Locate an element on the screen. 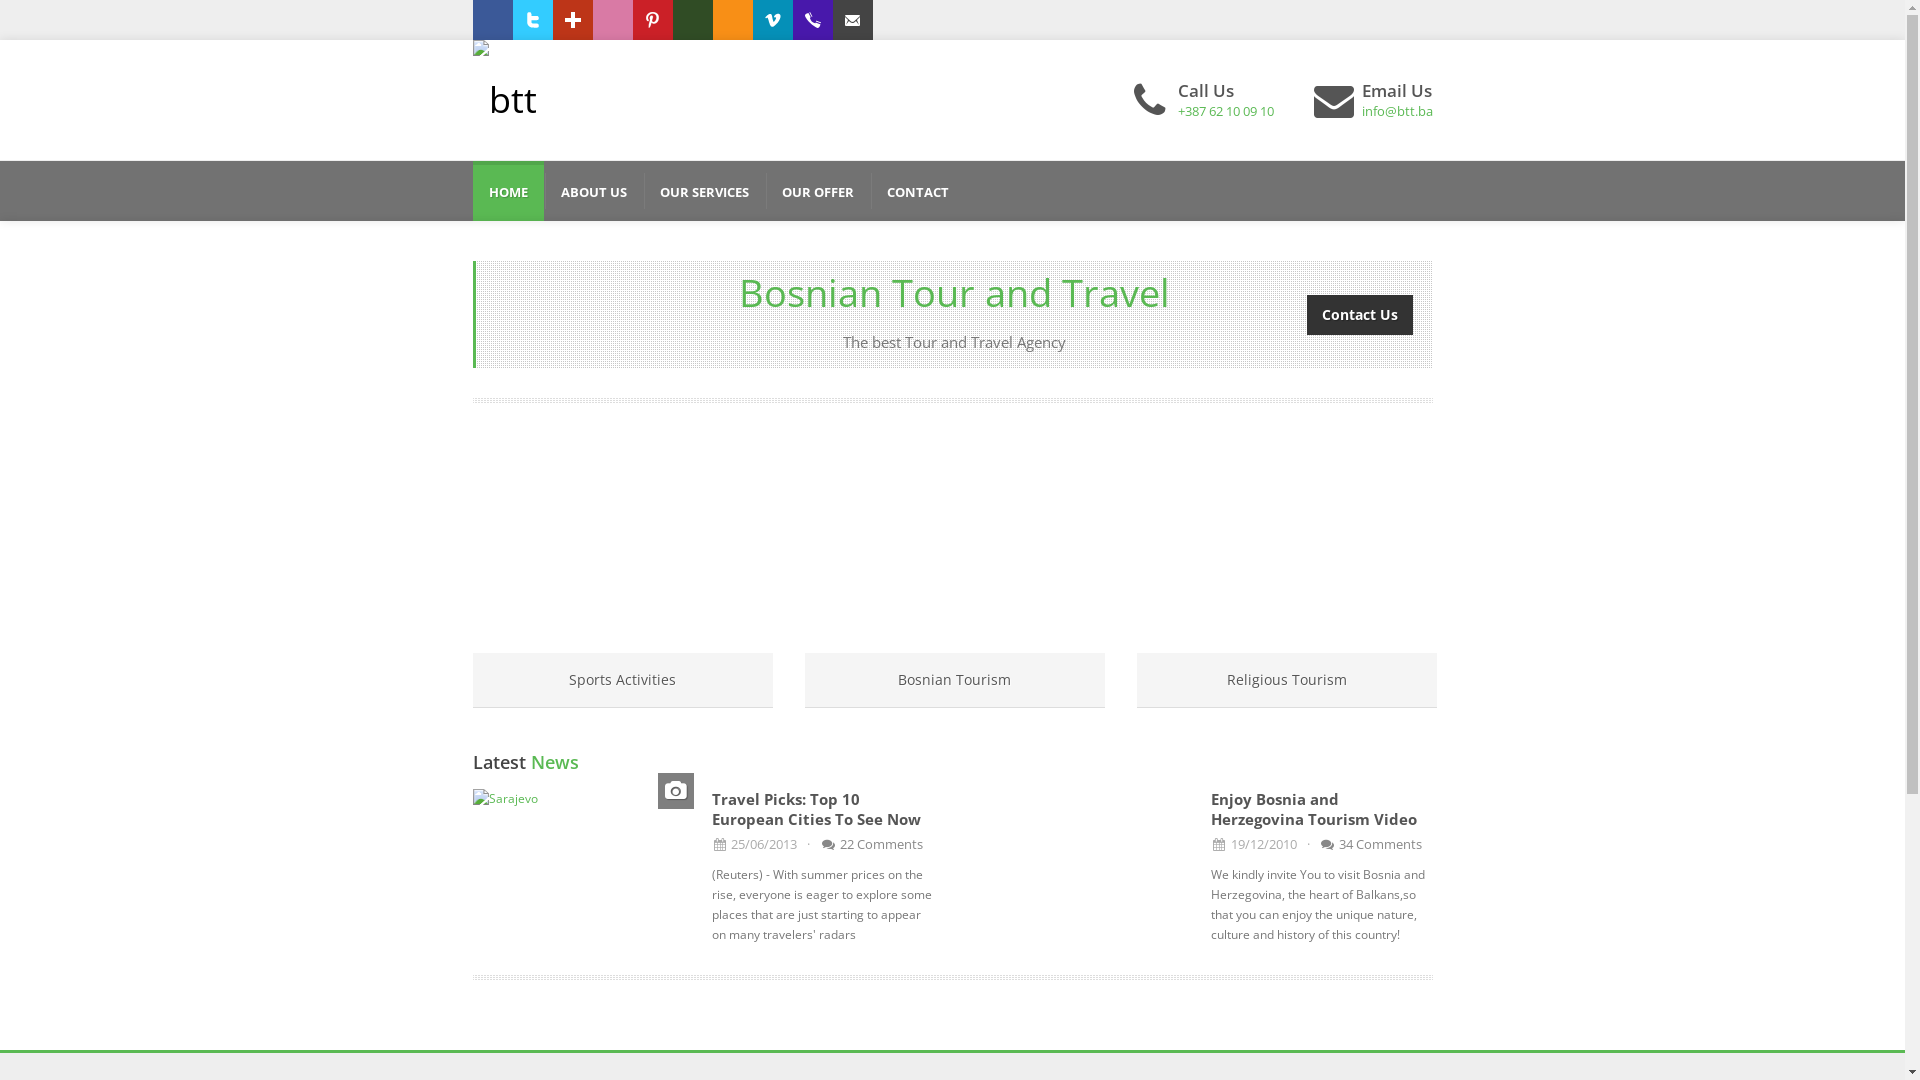 The width and height of the screenshot is (1920, 1080). '22 Comments' is located at coordinates (870, 844).